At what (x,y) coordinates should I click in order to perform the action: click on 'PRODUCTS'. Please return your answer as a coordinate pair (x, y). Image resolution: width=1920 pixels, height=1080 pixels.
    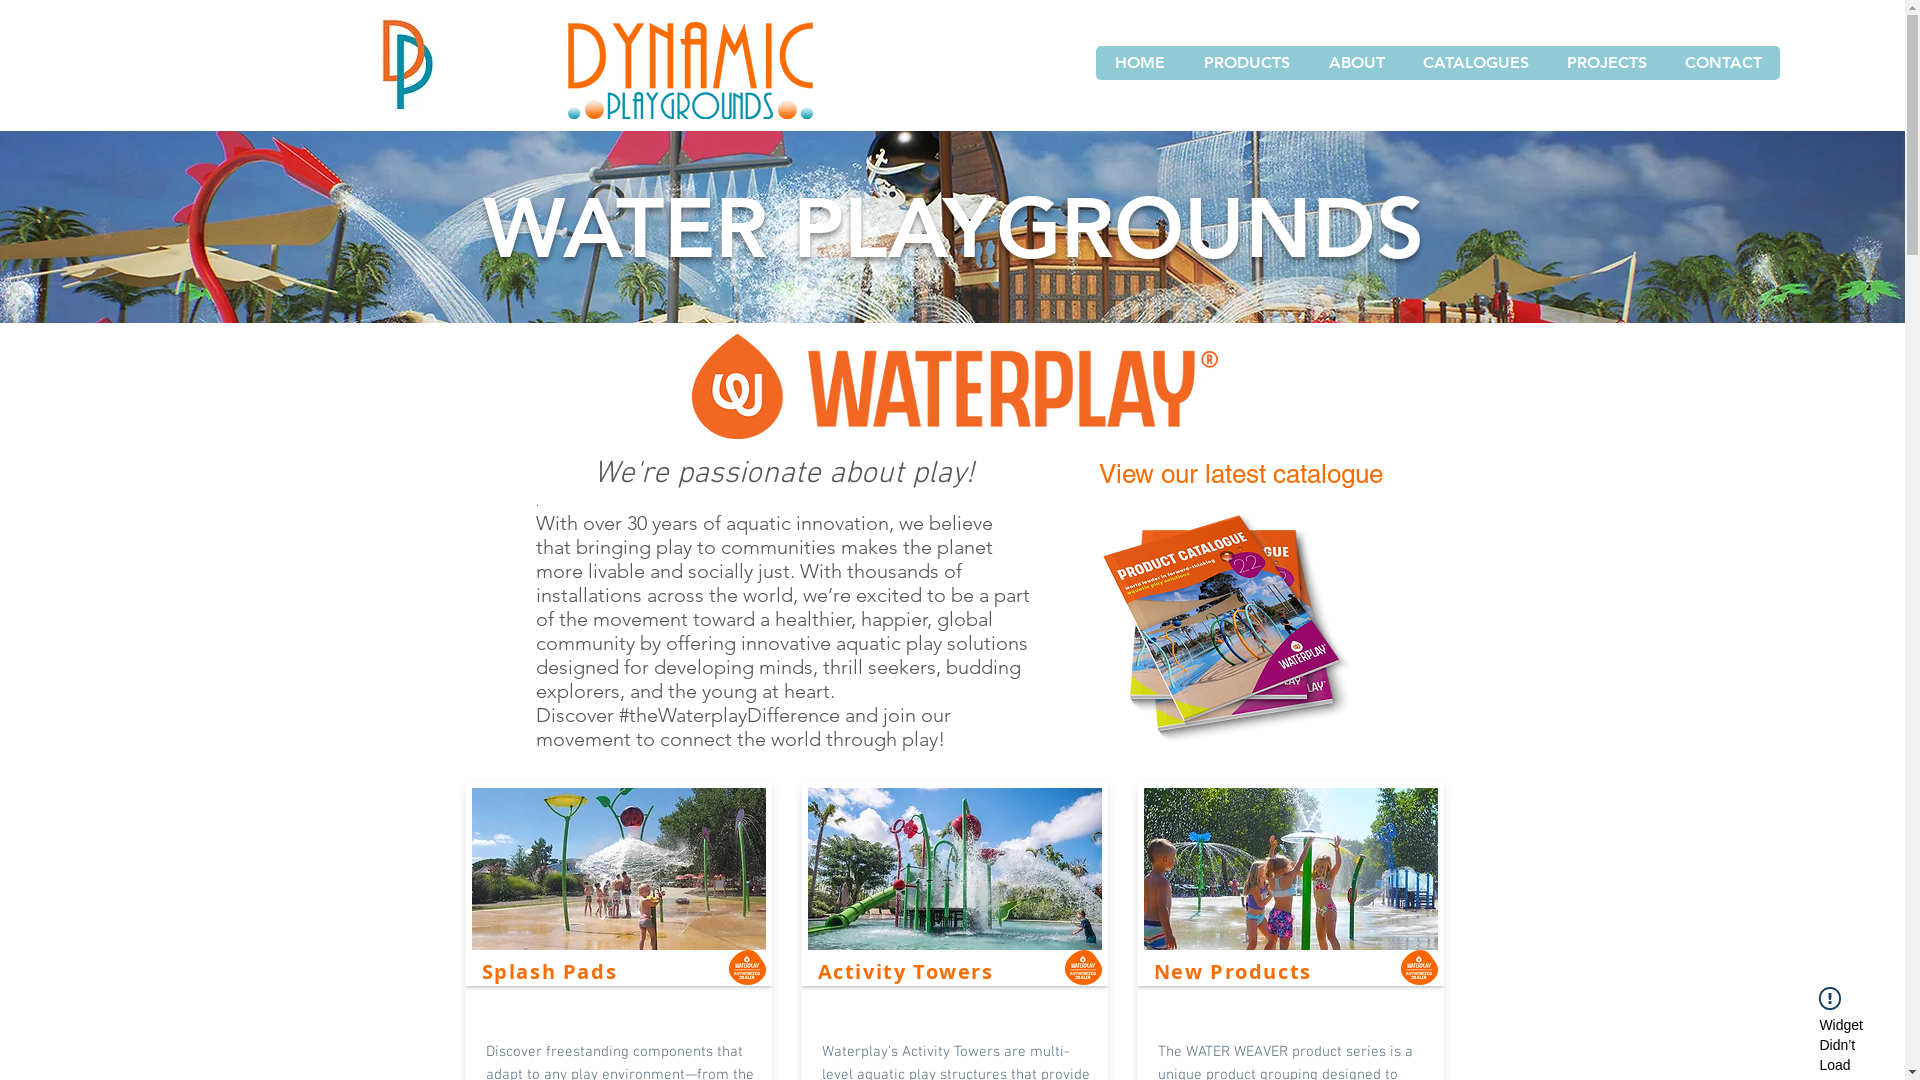
    Looking at the image, I should click on (1184, 61).